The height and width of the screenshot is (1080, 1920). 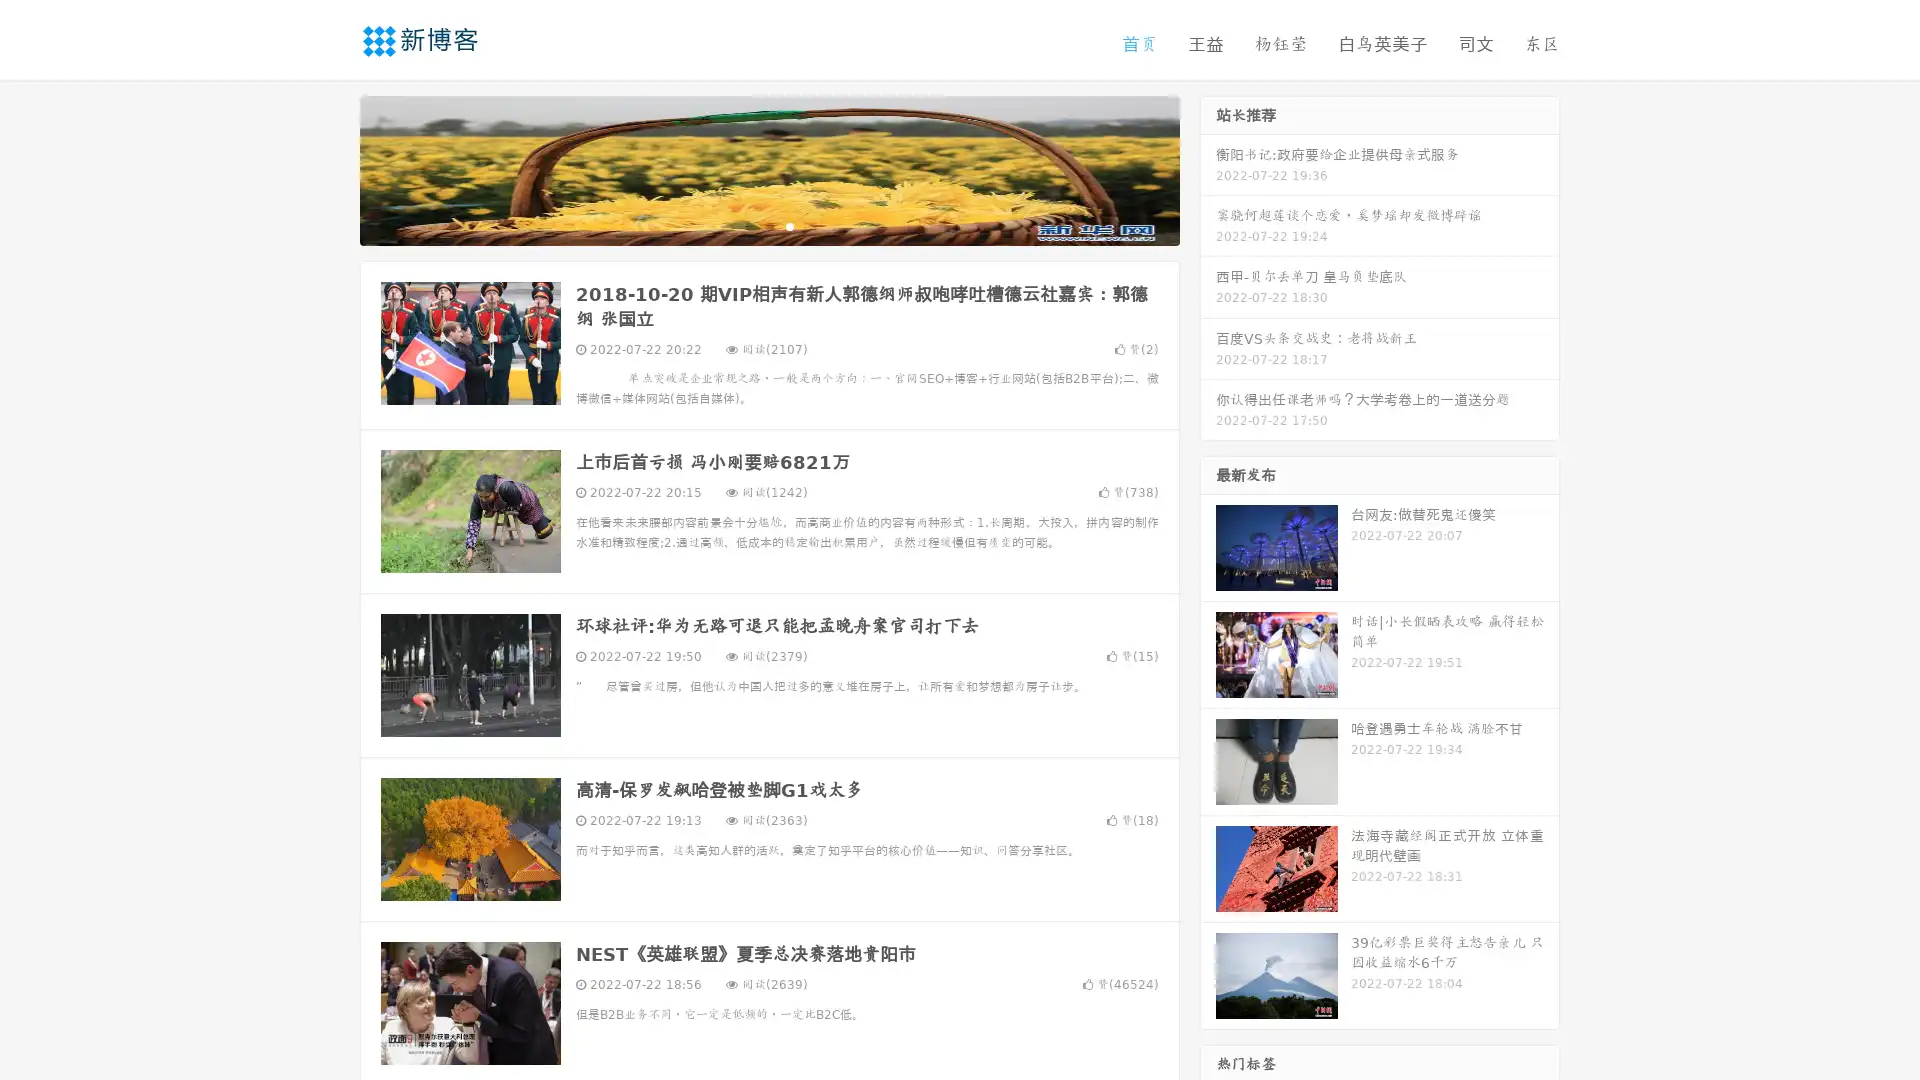 I want to click on Go to slide 2, so click(x=768, y=225).